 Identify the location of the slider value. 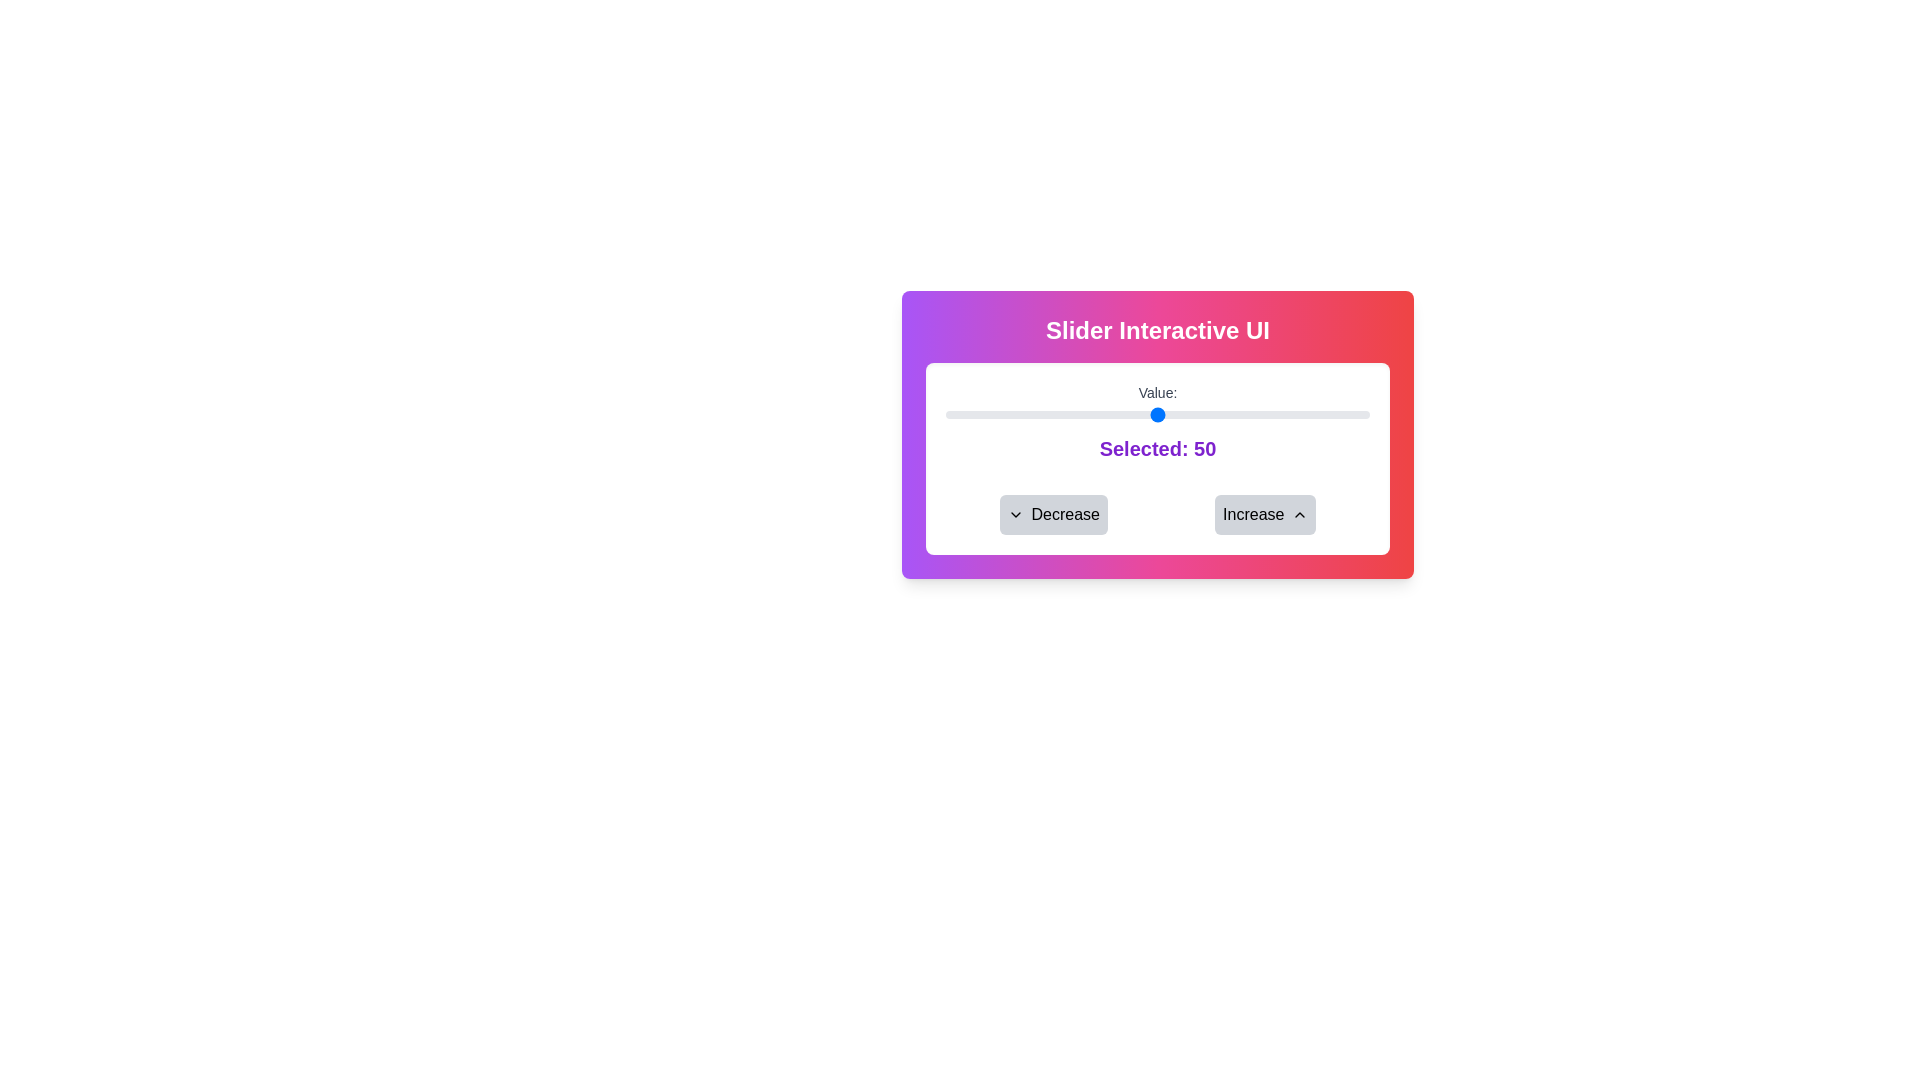
(1357, 414).